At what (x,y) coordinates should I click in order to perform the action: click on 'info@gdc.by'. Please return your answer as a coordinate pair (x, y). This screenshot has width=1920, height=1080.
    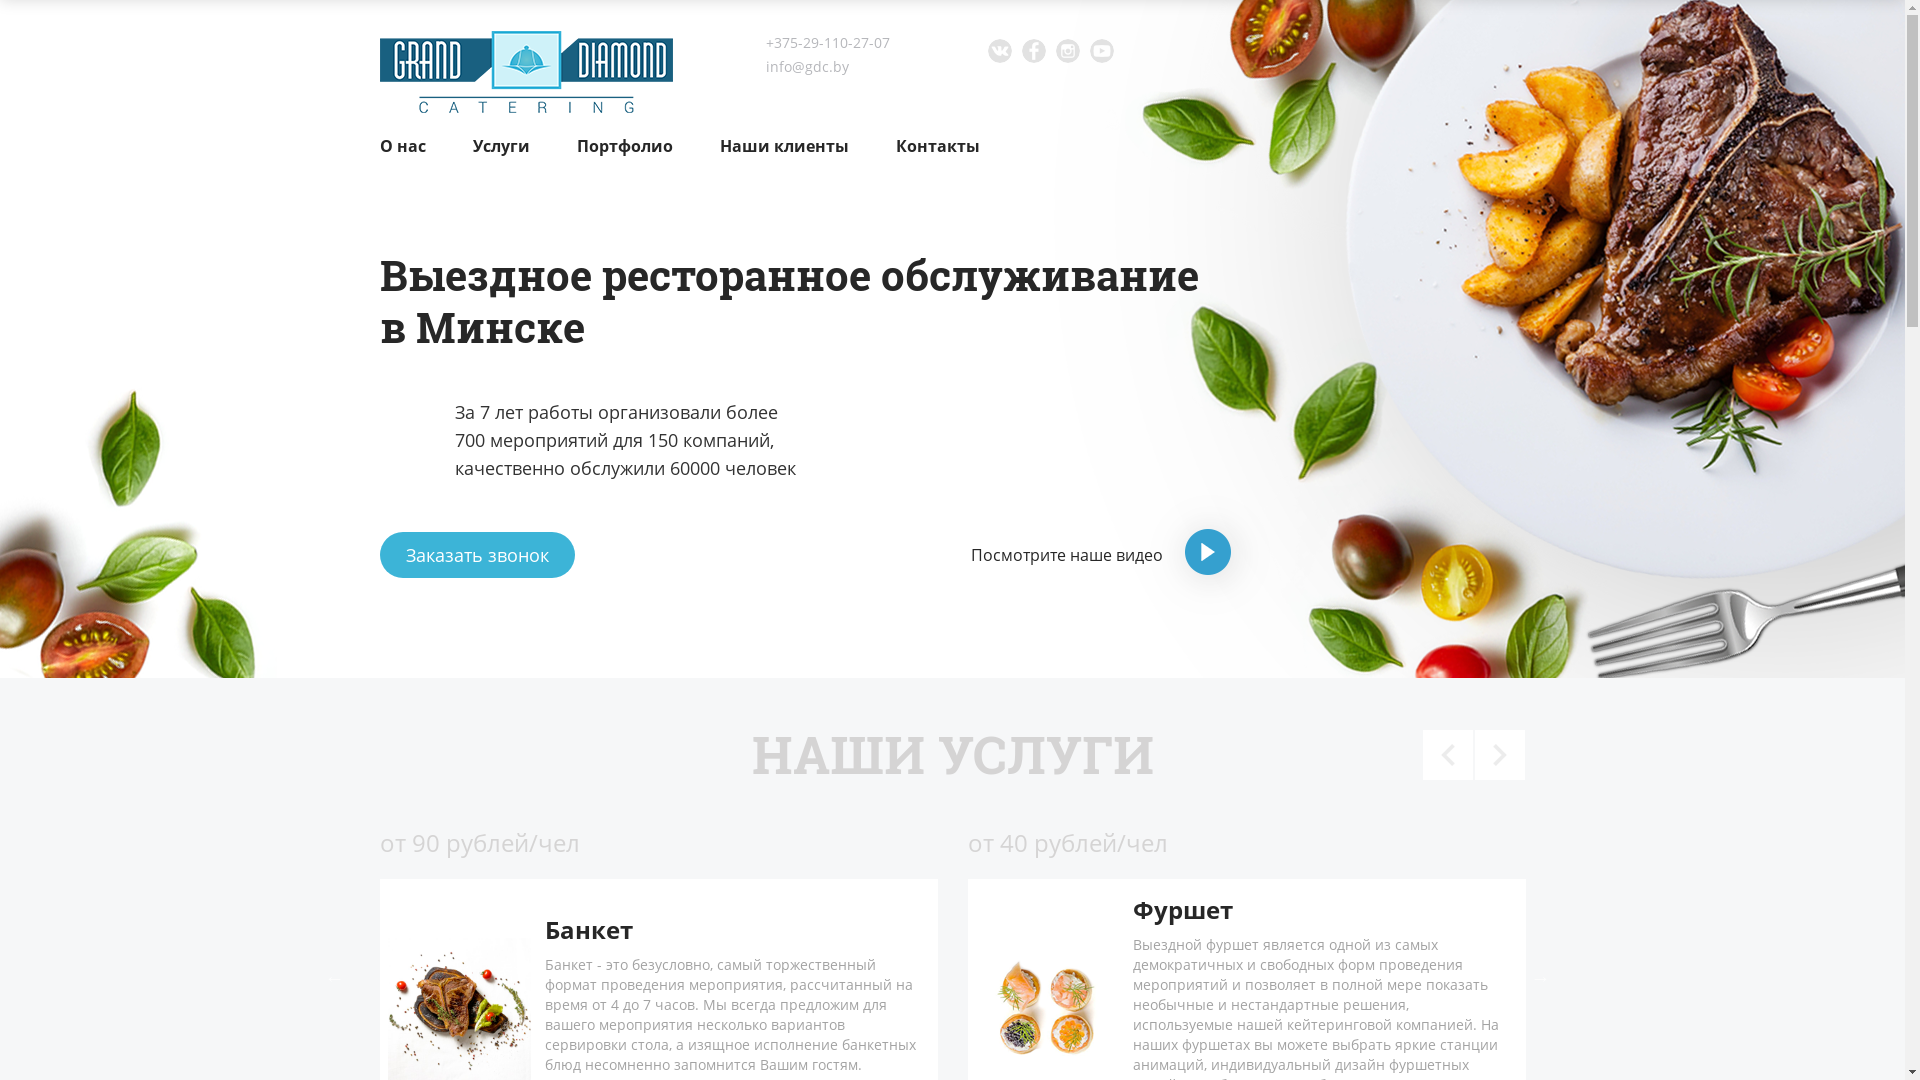
    Looking at the image, I should click on (807, 65).